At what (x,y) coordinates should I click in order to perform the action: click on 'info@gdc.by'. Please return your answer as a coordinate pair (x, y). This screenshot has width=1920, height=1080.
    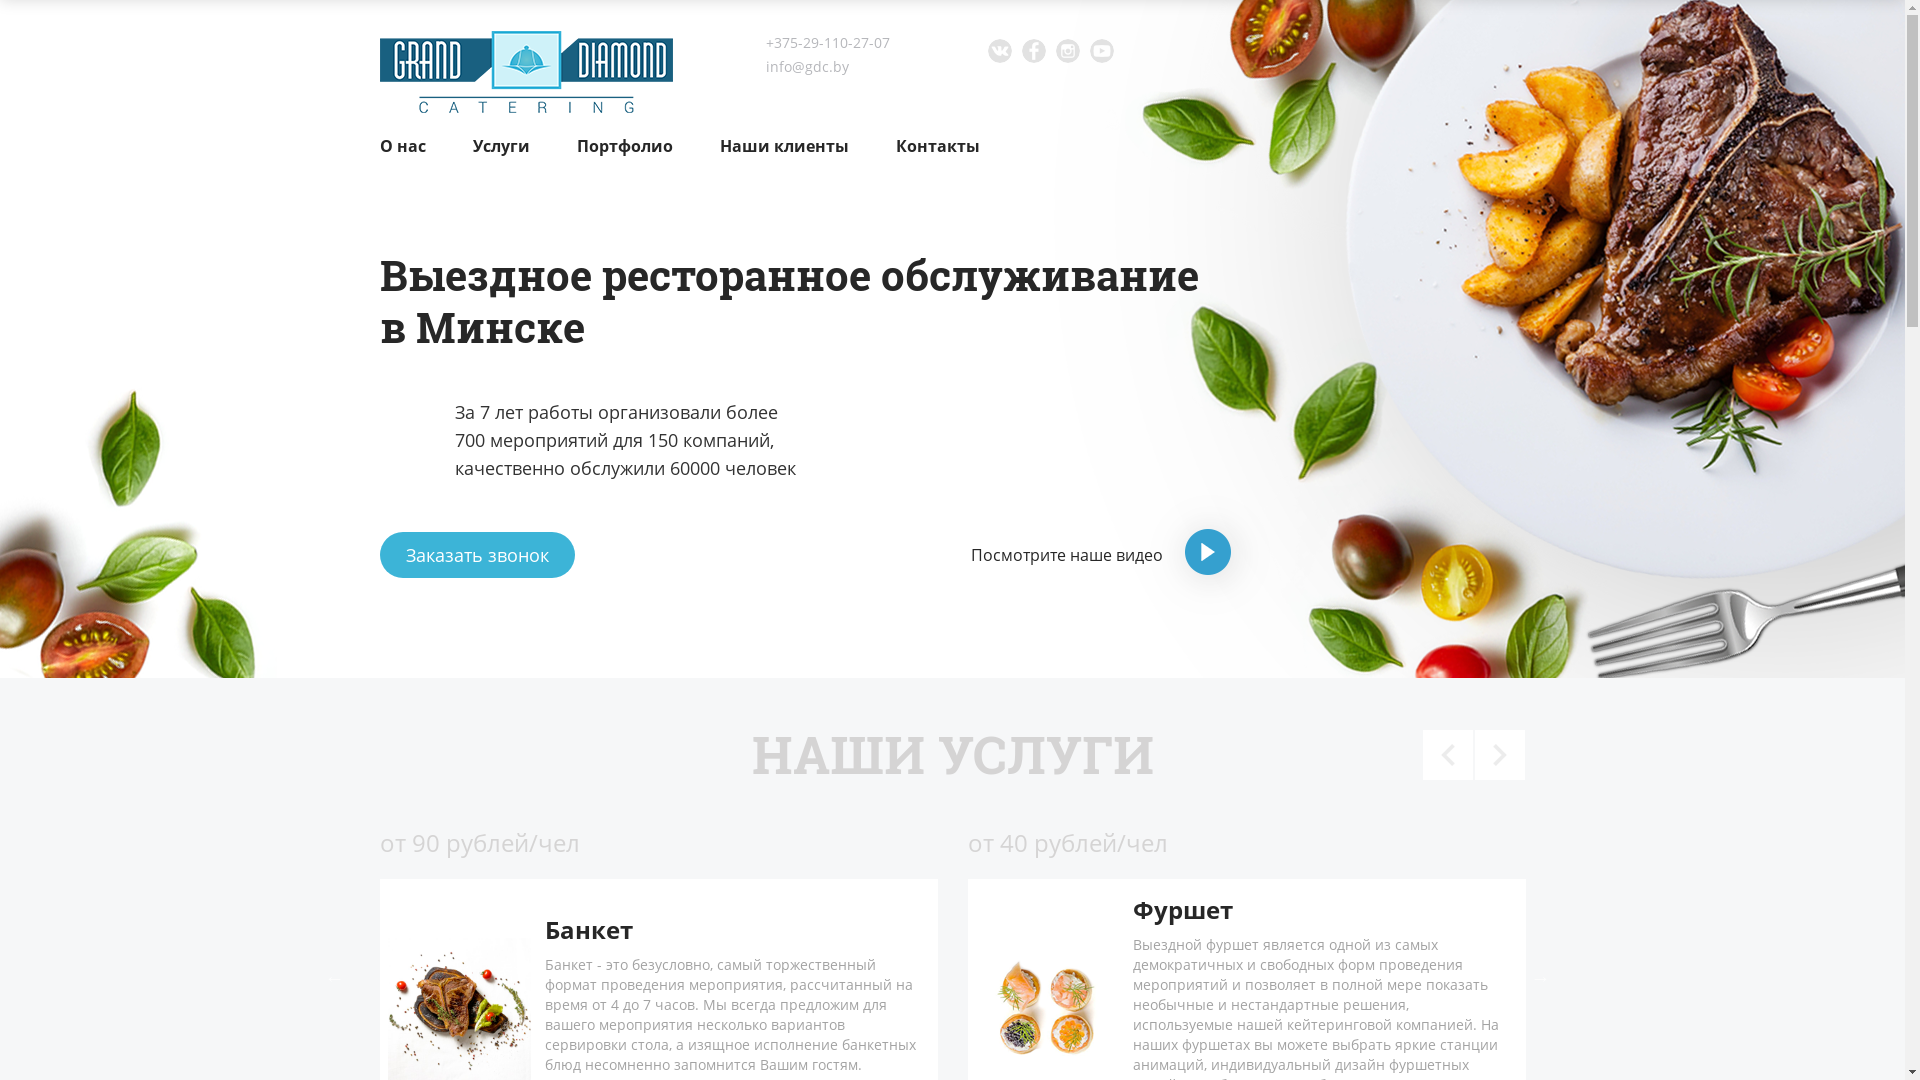
    Looking at the image, I should click on (807, 65).